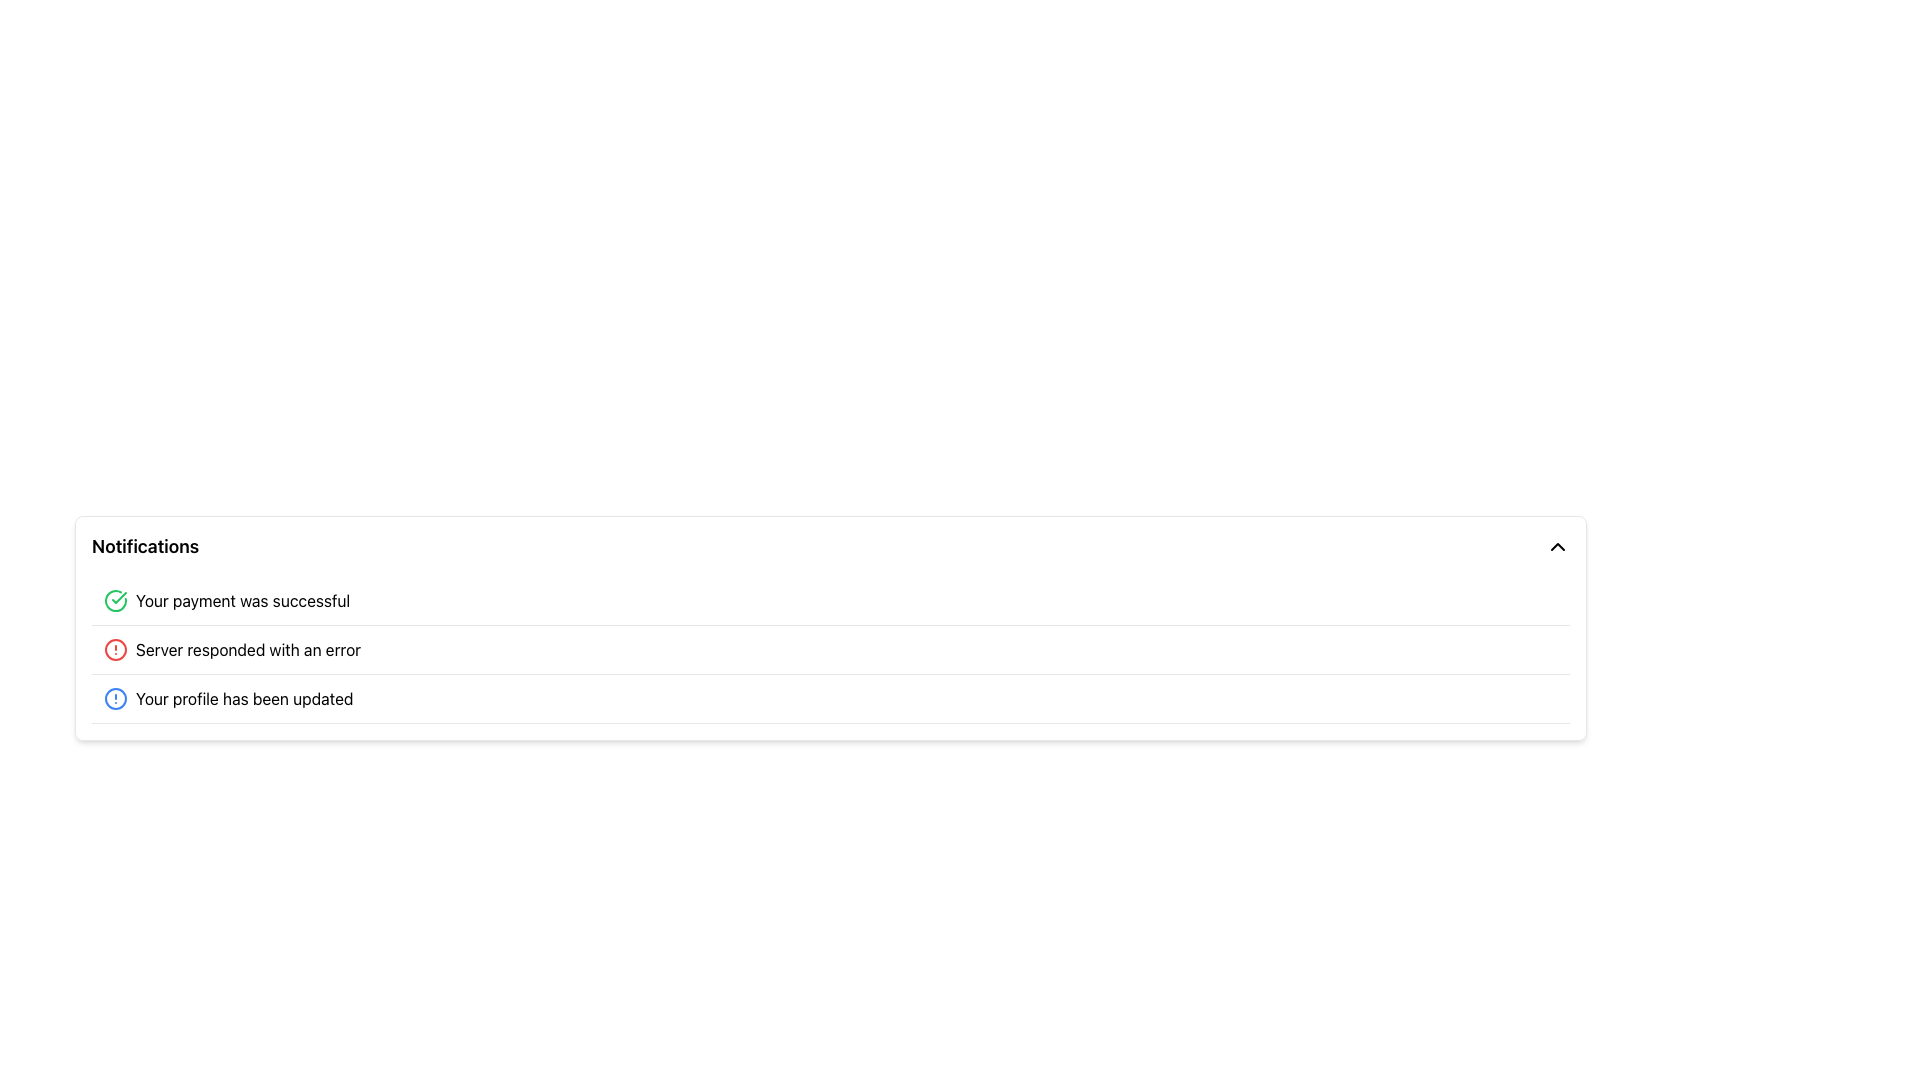 This screenshot has width=1920, height=1080. What do you see at coordinates (243, 697) in the screenshot?
I see `the static text notification that says 'Your profile has been updated', which is the third notification in the list` at bounding box center [243, 697].